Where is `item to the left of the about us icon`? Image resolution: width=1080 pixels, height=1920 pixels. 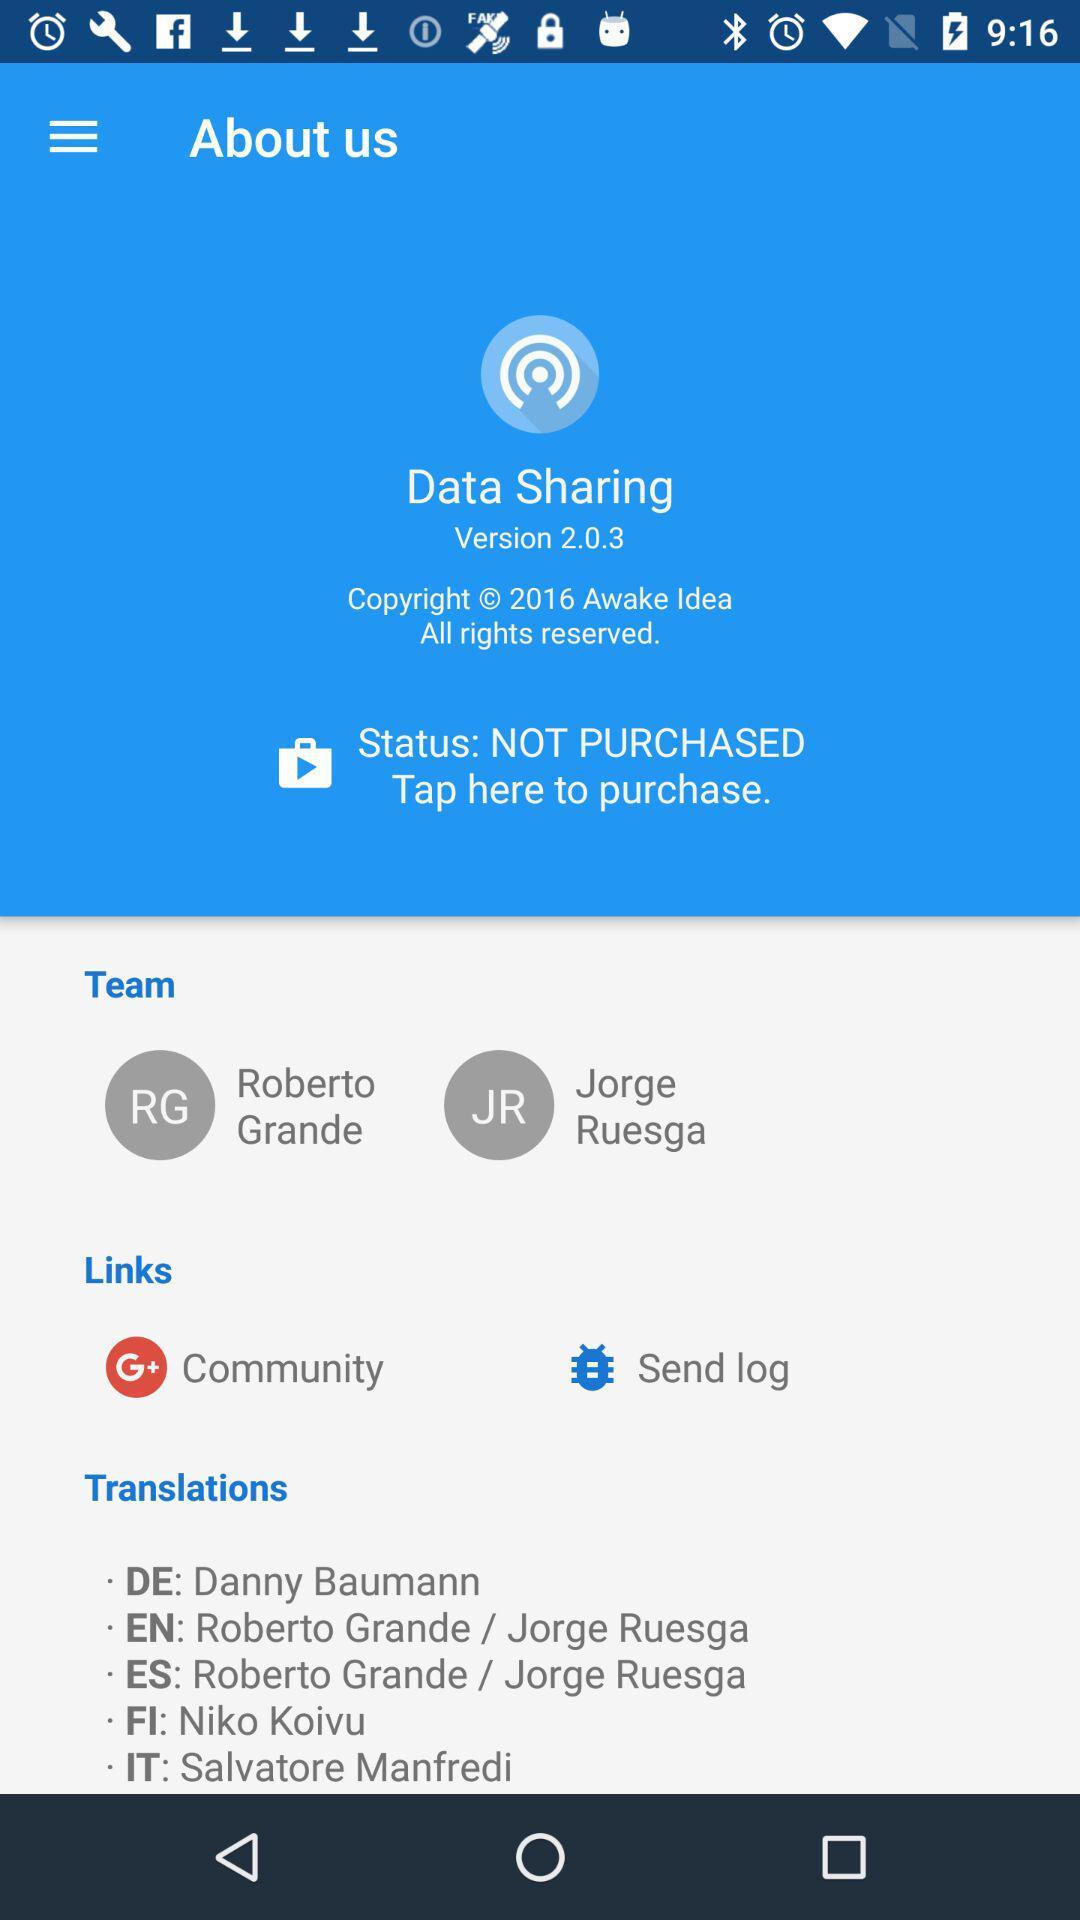
item to the left of the about us icon is located at coordinates (72, 135).